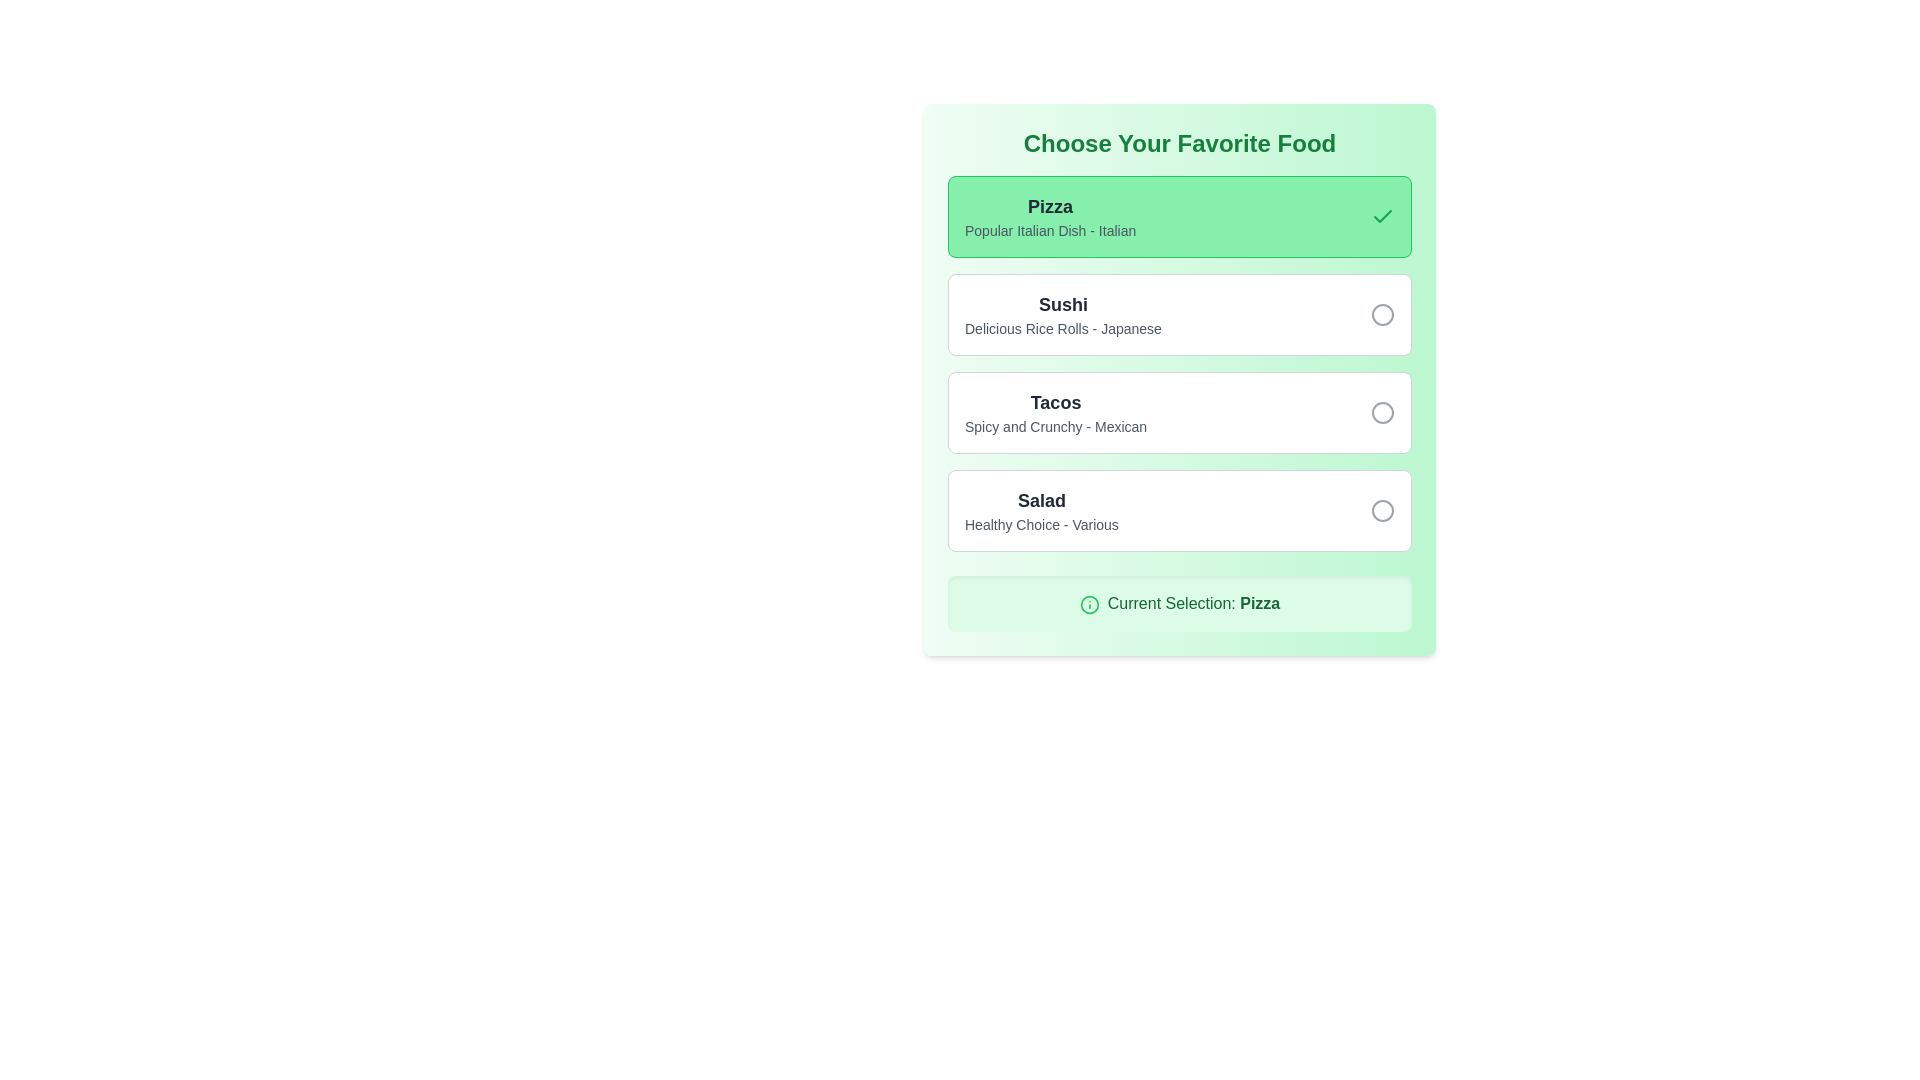 The image size is (1920, 1080). I want to click on the descriptive label under the 'Tacos' option in the food selection interface, which provides additional information about its characteristics and cuisine type, so click(1055, 426).